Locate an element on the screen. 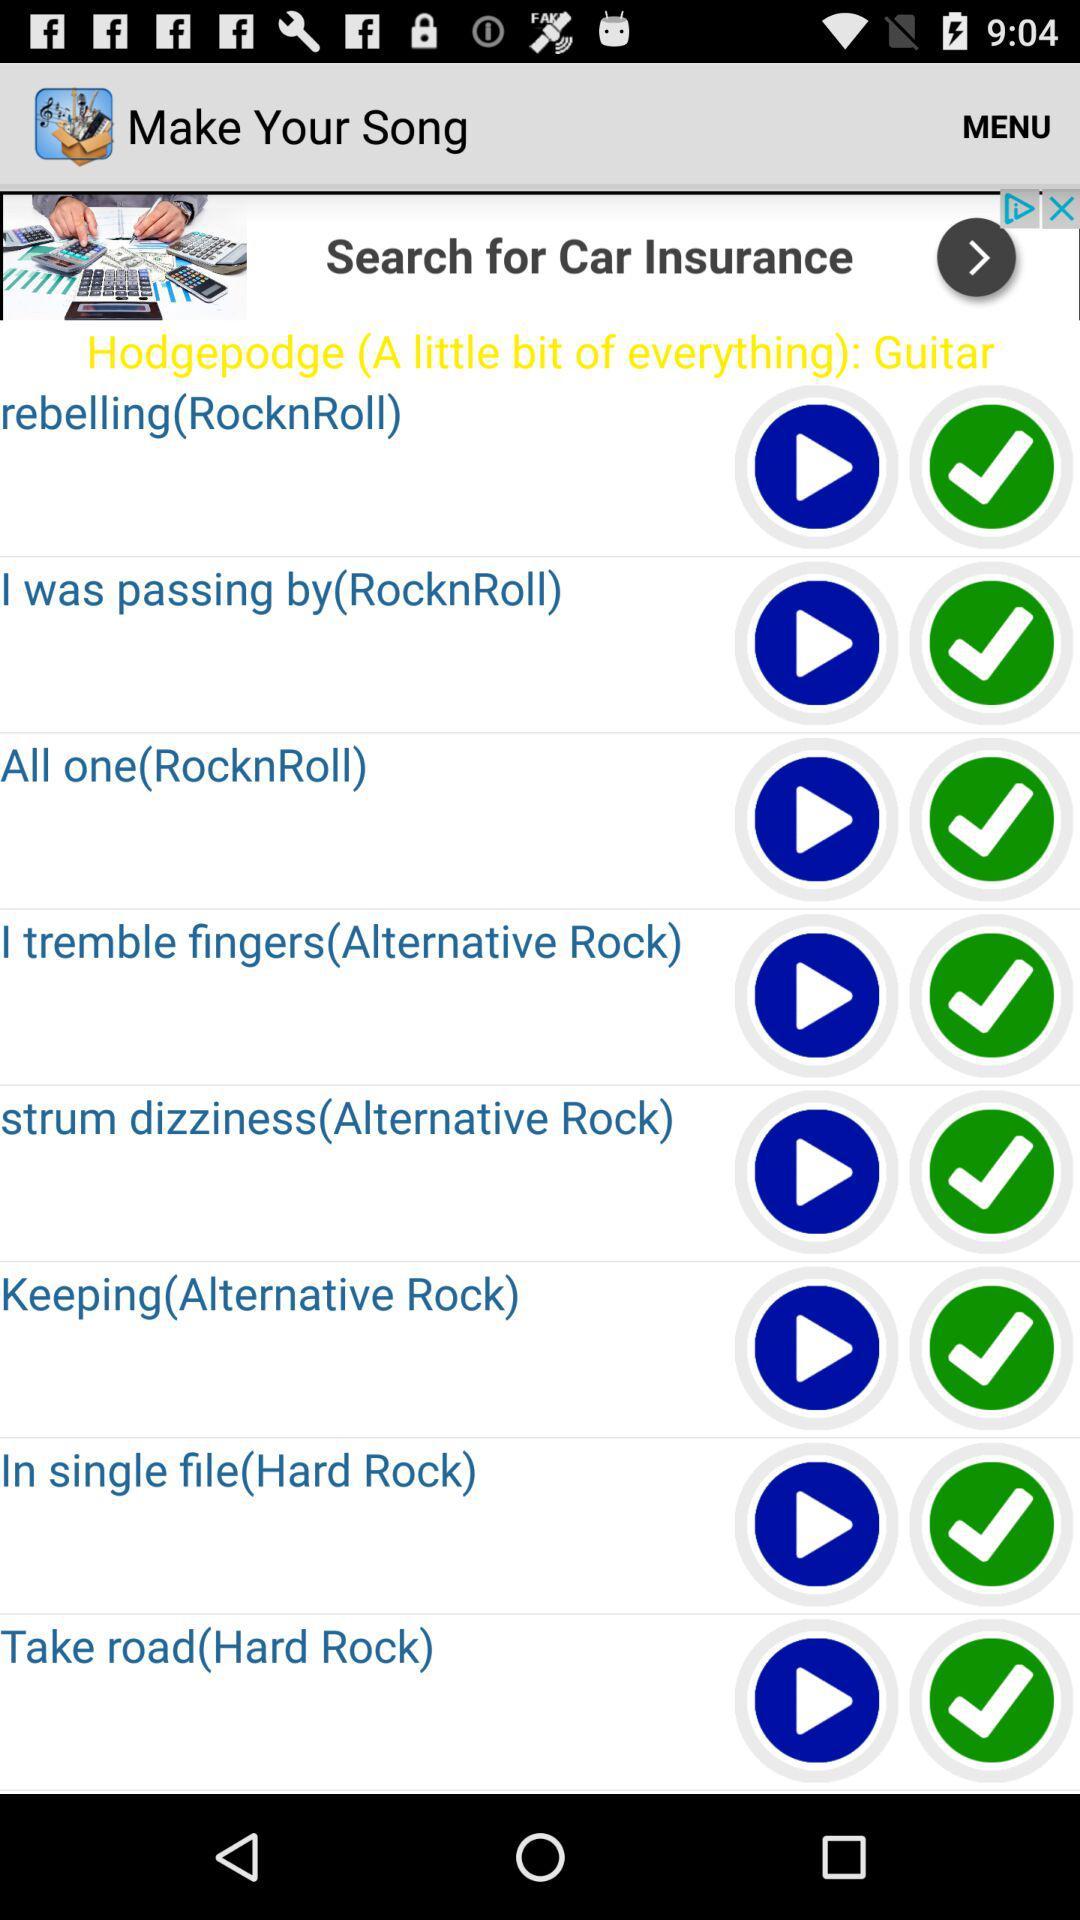  ok is located at coordinates (992, 997).